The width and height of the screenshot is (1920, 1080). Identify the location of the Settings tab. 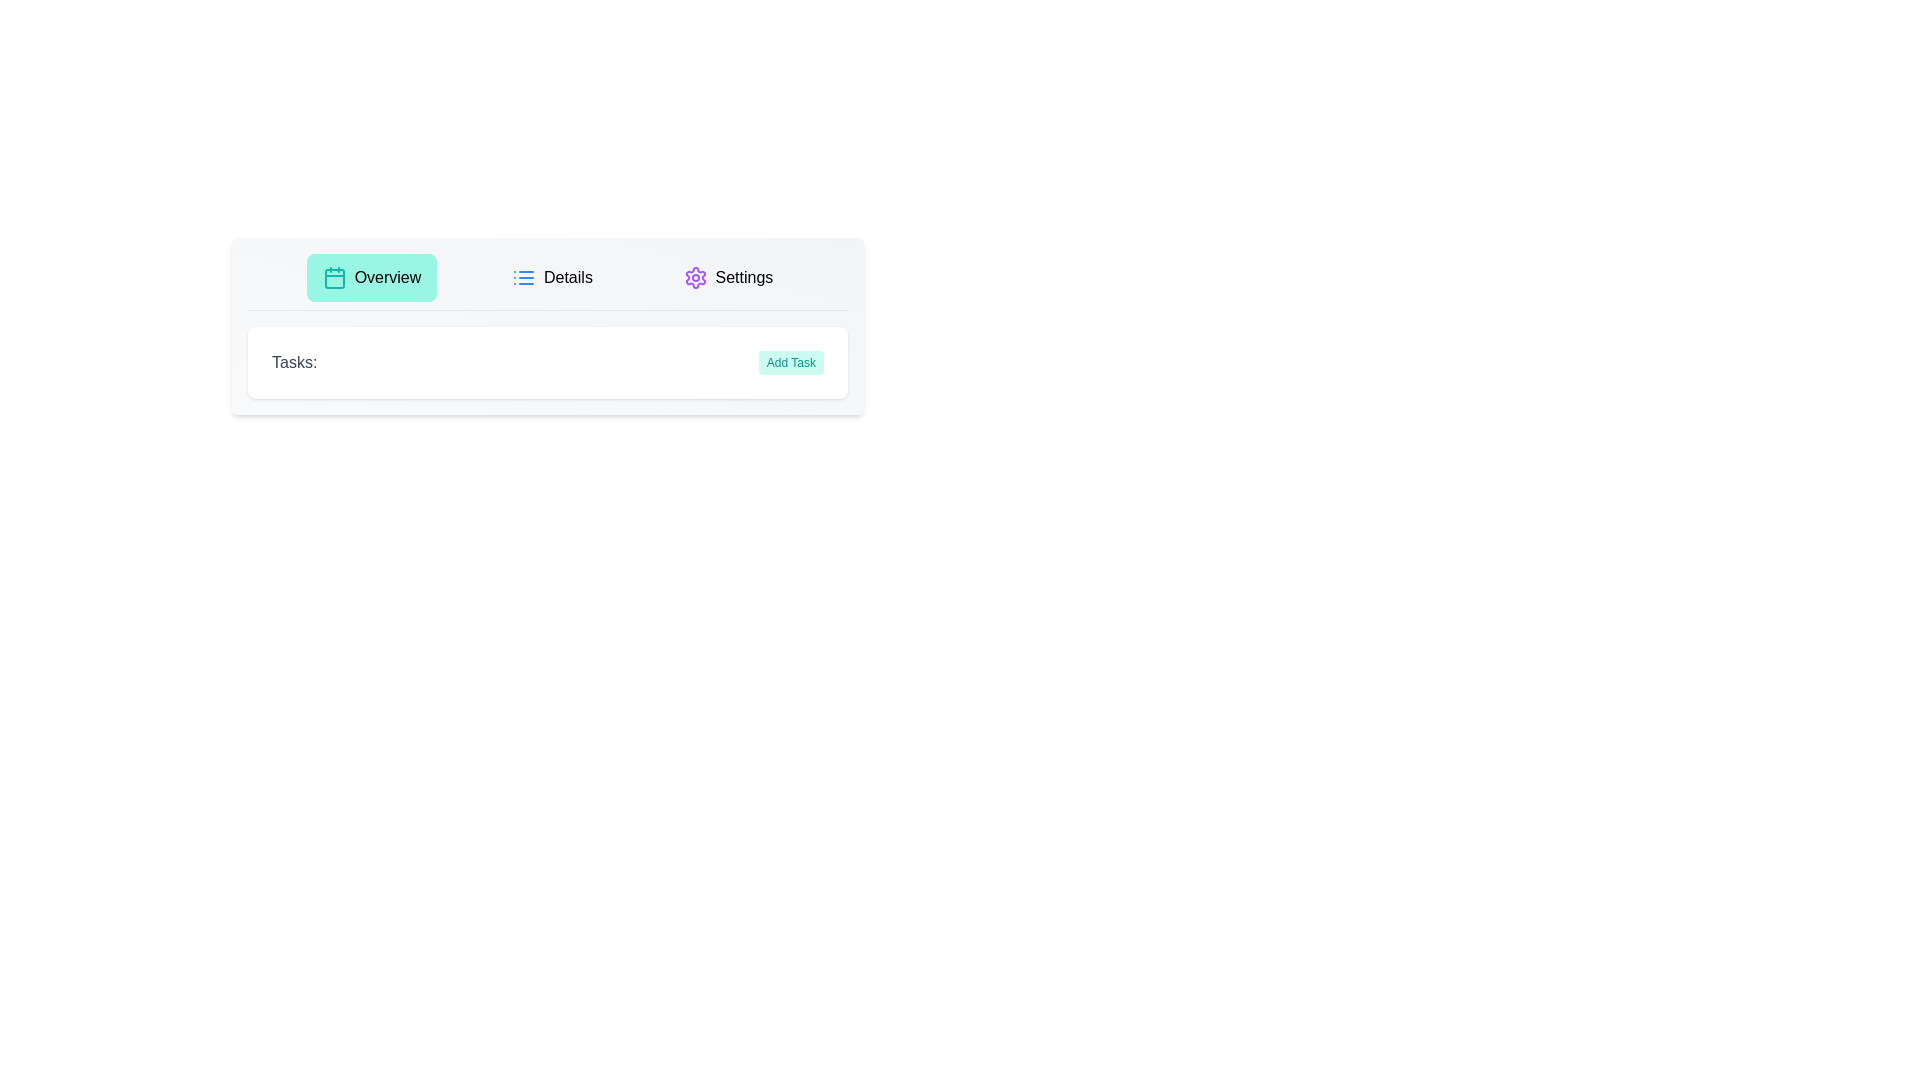
(727, 277).